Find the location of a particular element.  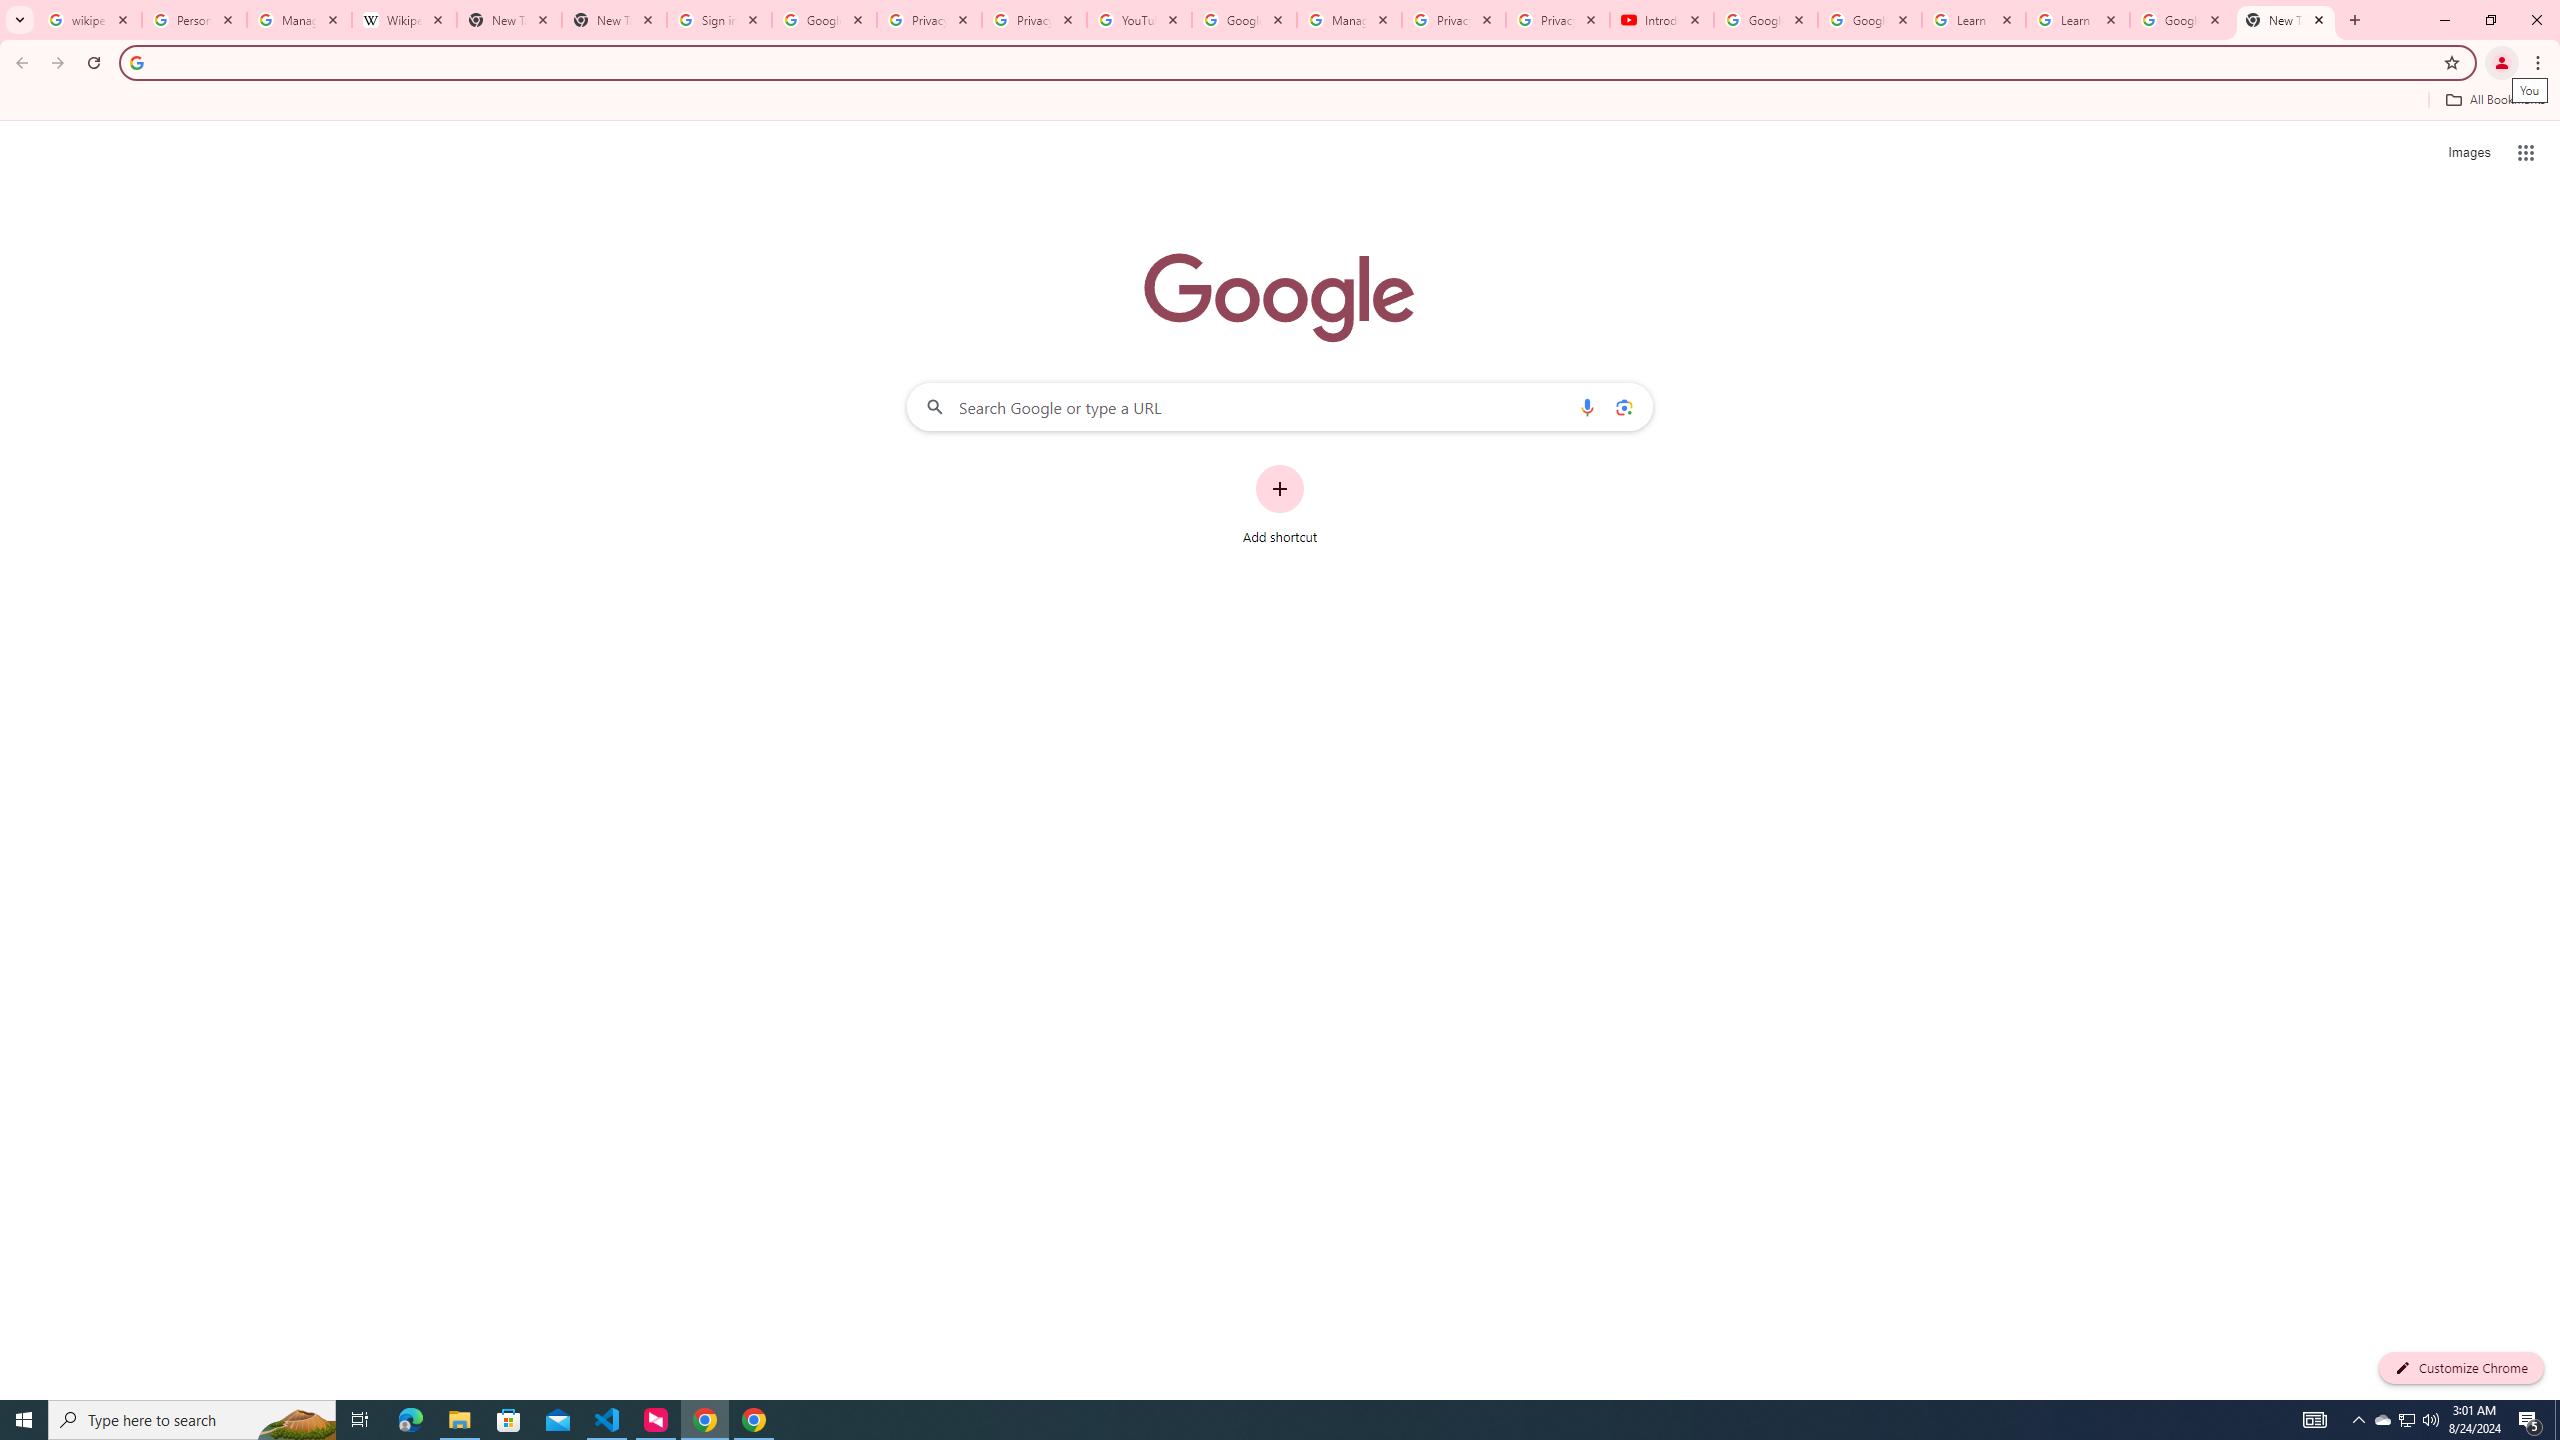

'Google Account Help' is located at coordinates (1870, 19).